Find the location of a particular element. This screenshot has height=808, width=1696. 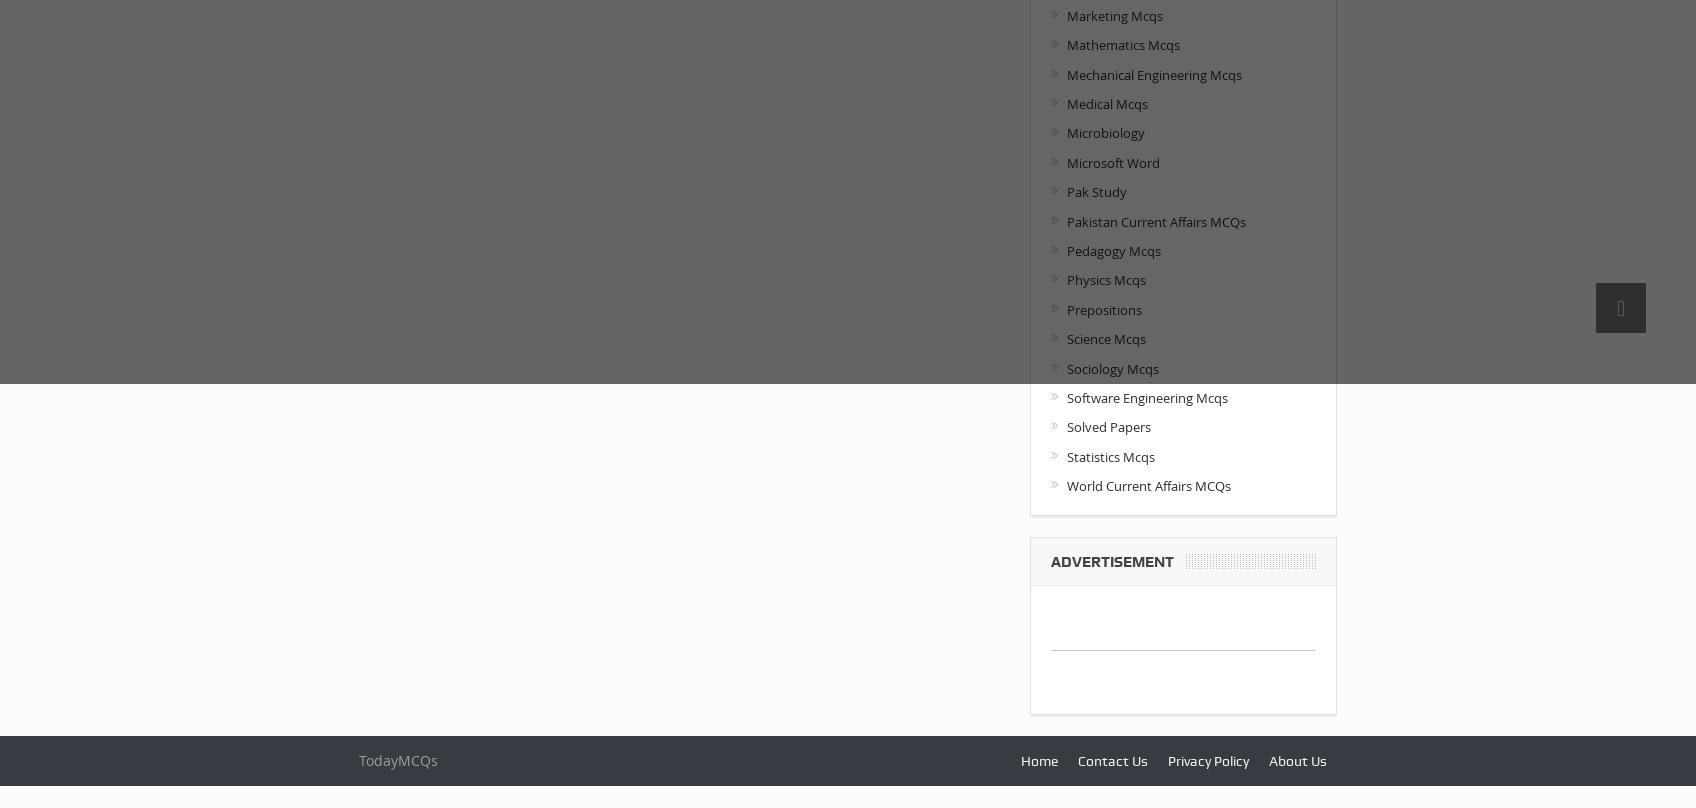

'Advertisement' is located at coordinates (1051, 559).